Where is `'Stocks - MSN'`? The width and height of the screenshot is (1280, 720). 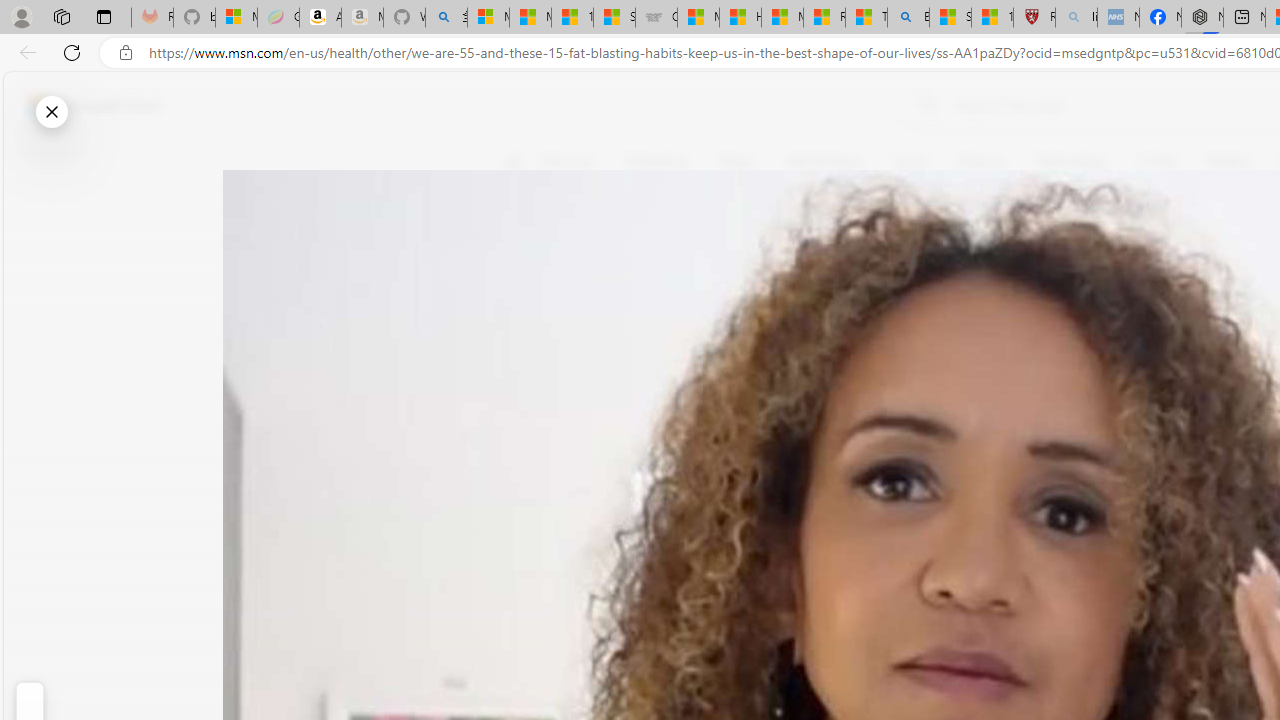
'Stocks - MSN' is located at coordinates (613, 17).